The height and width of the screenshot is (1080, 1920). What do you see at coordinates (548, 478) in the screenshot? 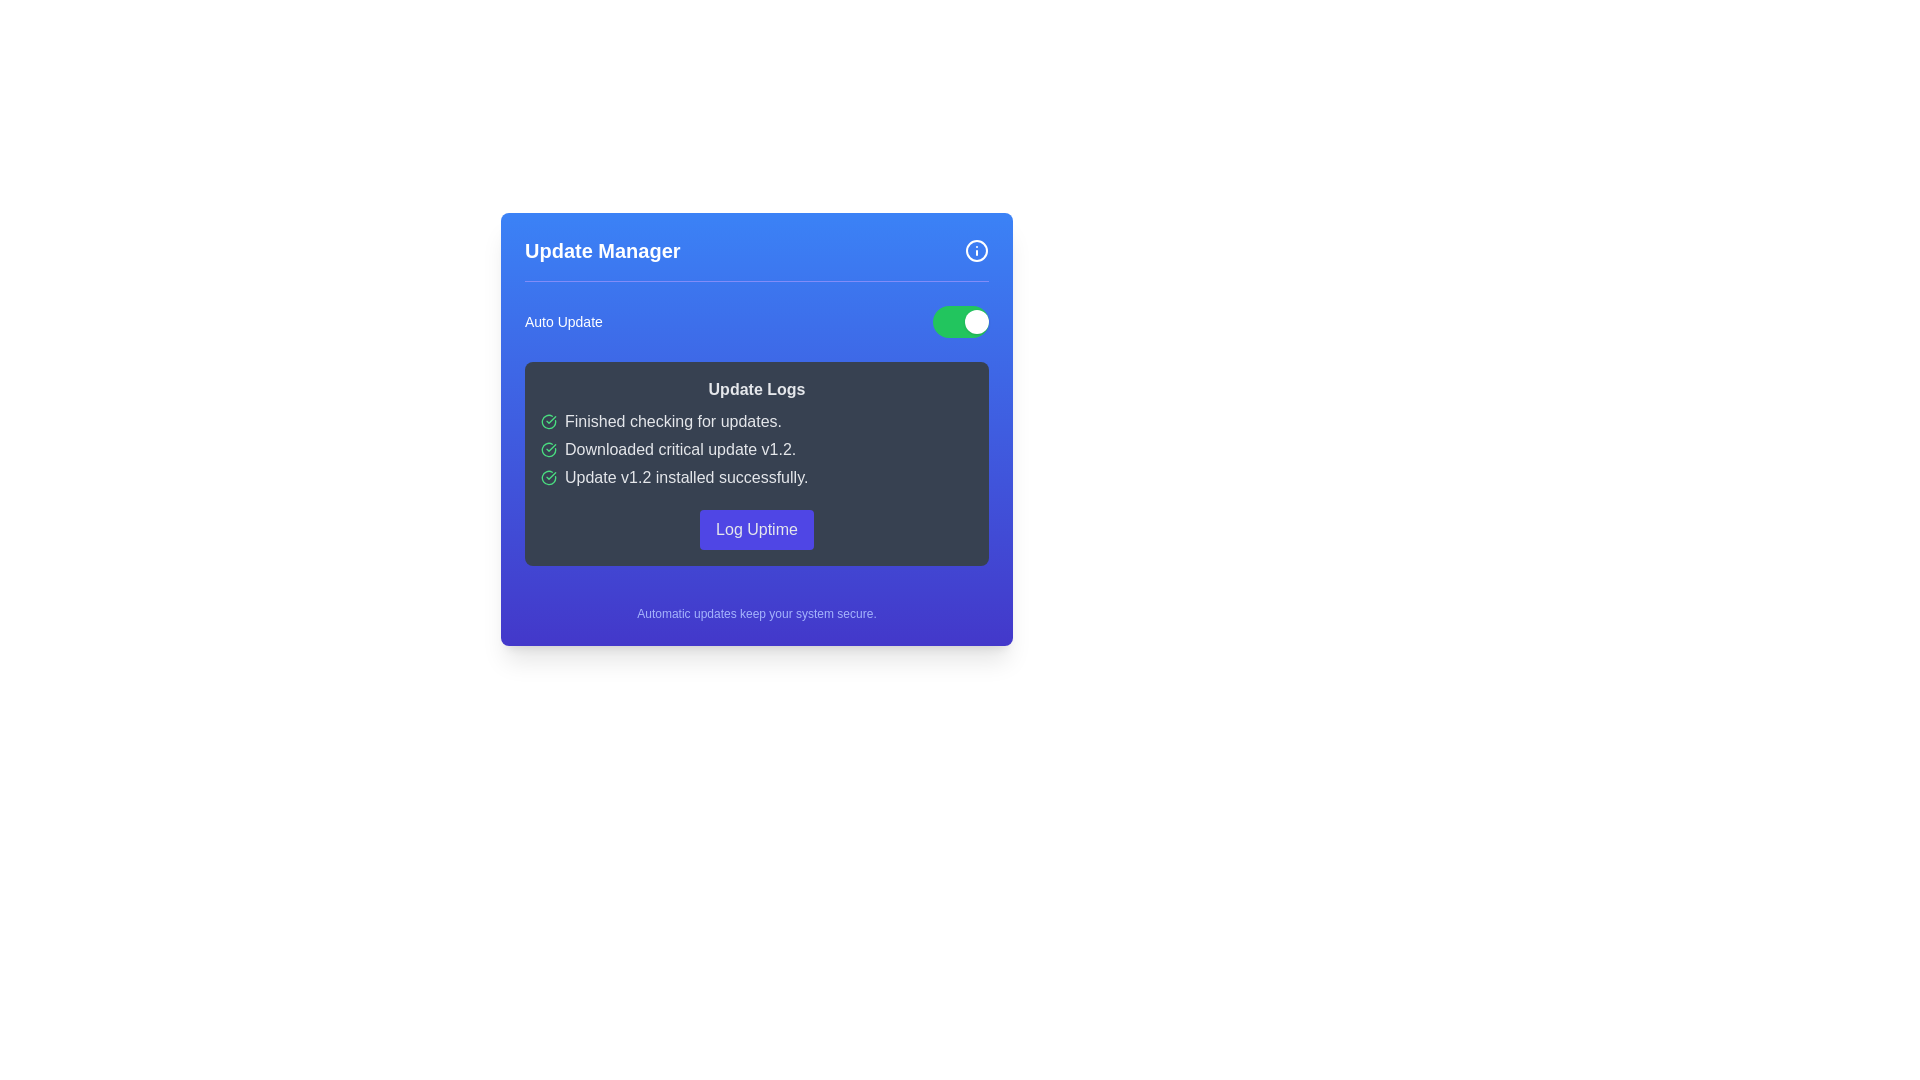
I see `the small circular green icon with a check mark inside it, which signifies a successful status, located to the left of the text 'Update v1.2 installed successfully.'` at bounding box center [548, 478].